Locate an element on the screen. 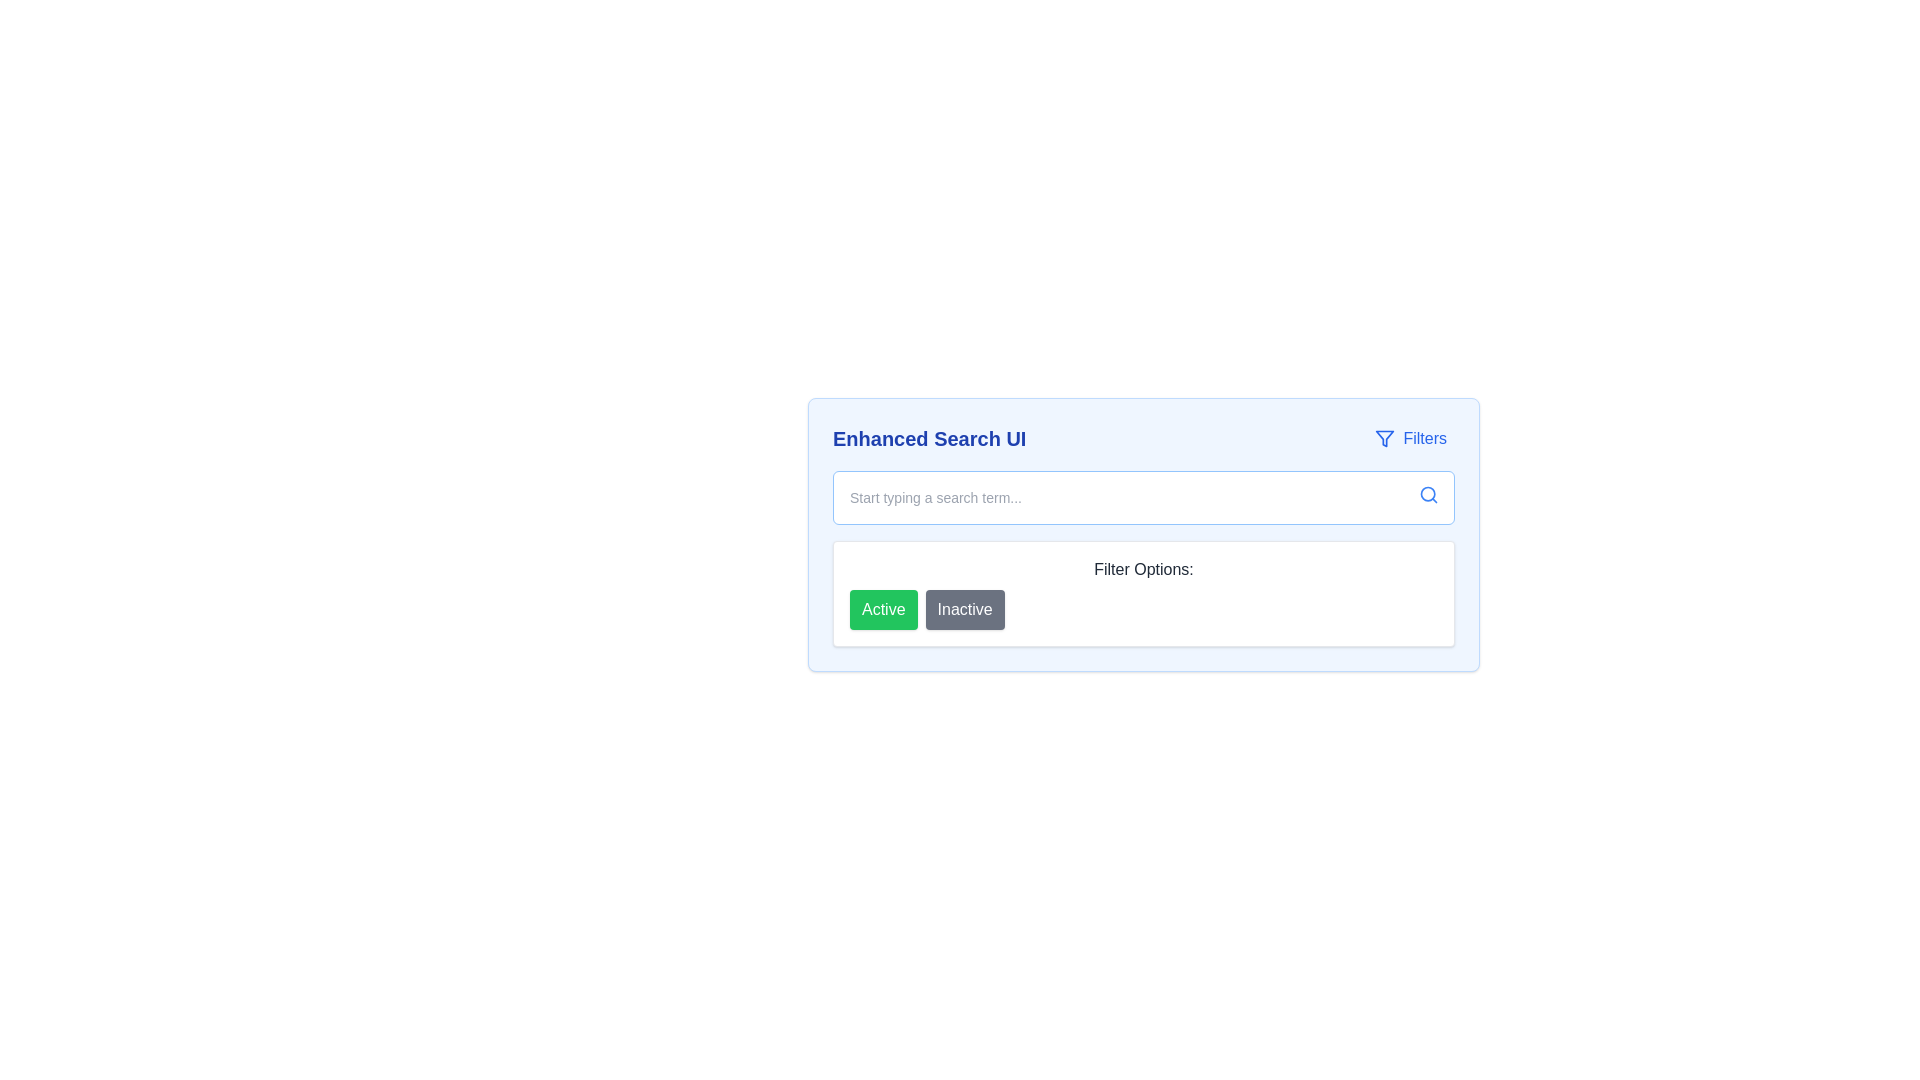  the filter icon located to the right of the 'Filters' button, which visually represents the filter functionality is located at coordinates (1384, 438).